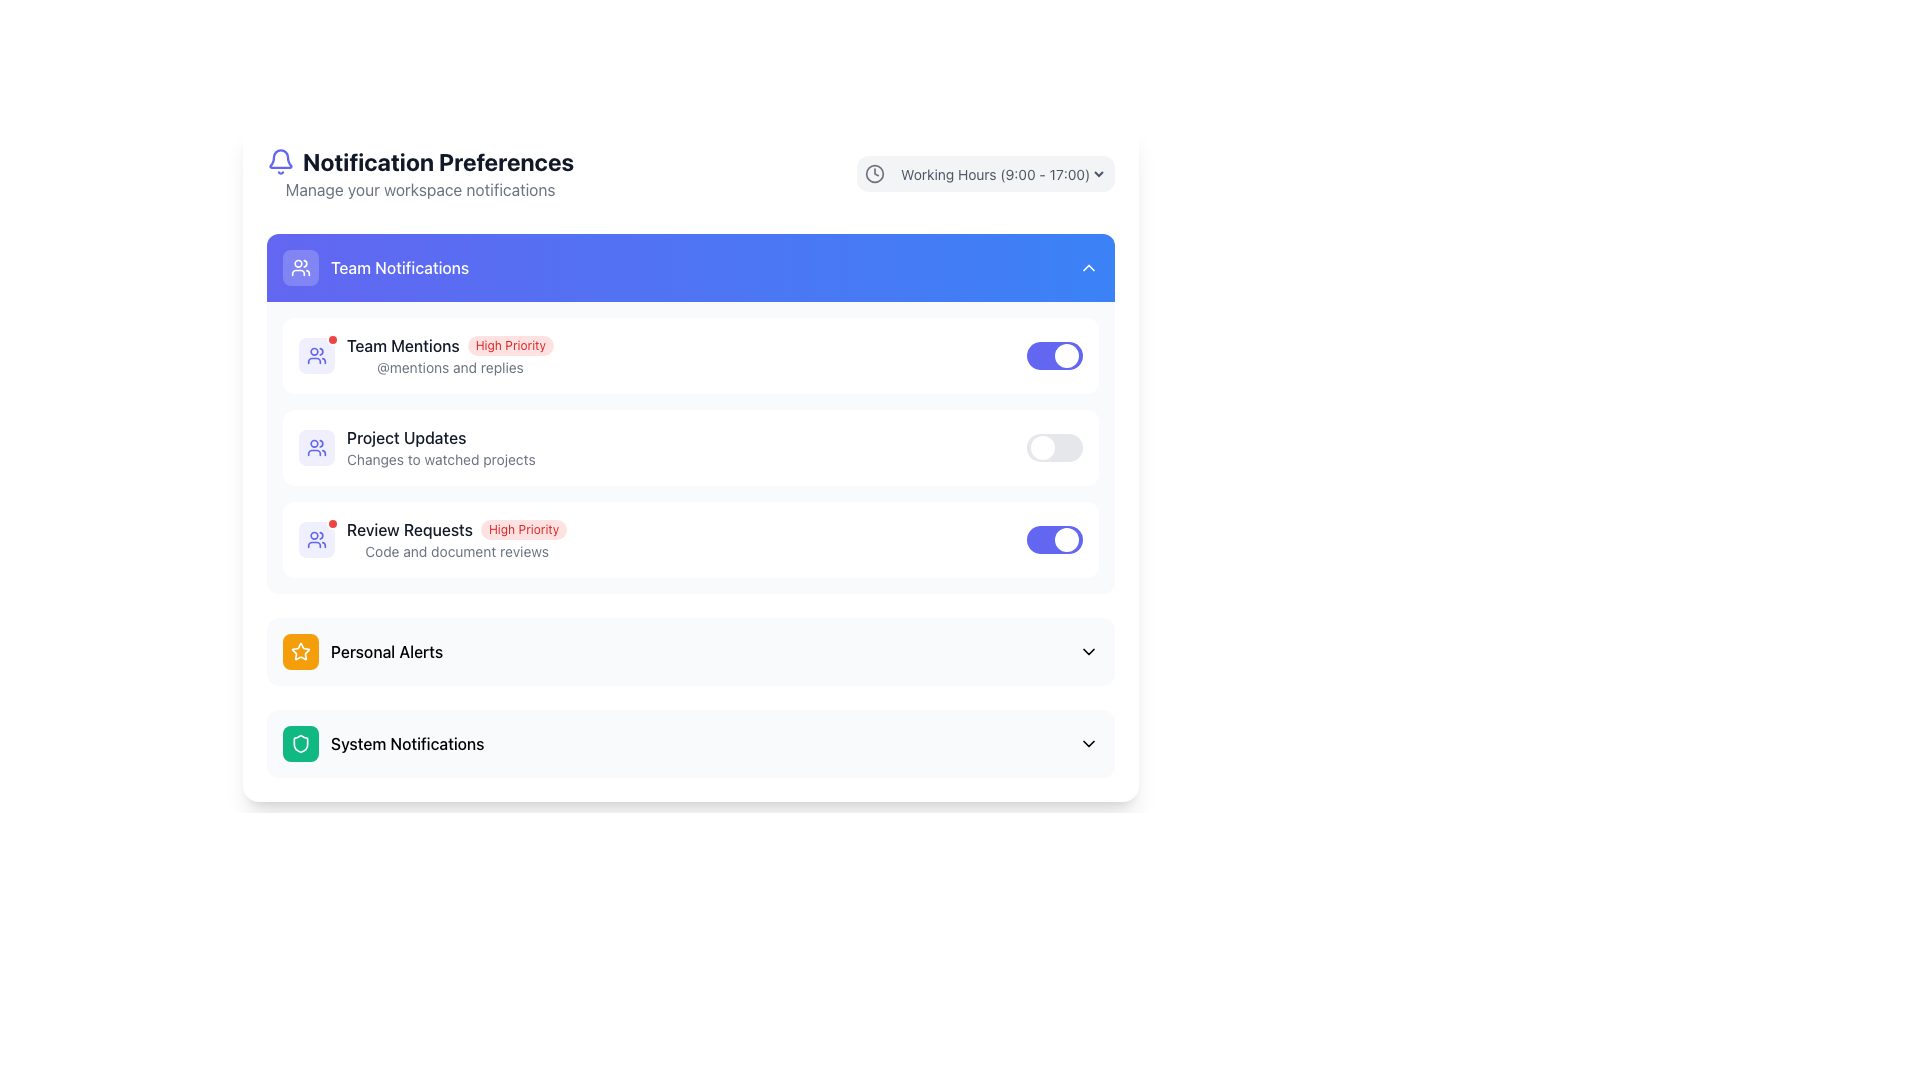  I want to click on the notification block styled with a gray background and rounded corners in the 'Notification Preferences' page, so click(691, 412).